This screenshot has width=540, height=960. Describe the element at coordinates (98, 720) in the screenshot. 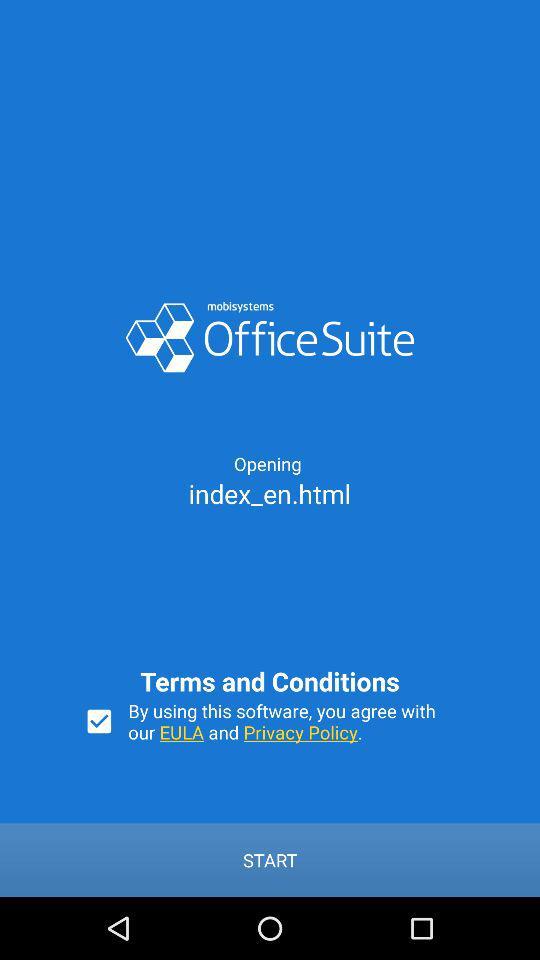

I see `icon above start` at that location.